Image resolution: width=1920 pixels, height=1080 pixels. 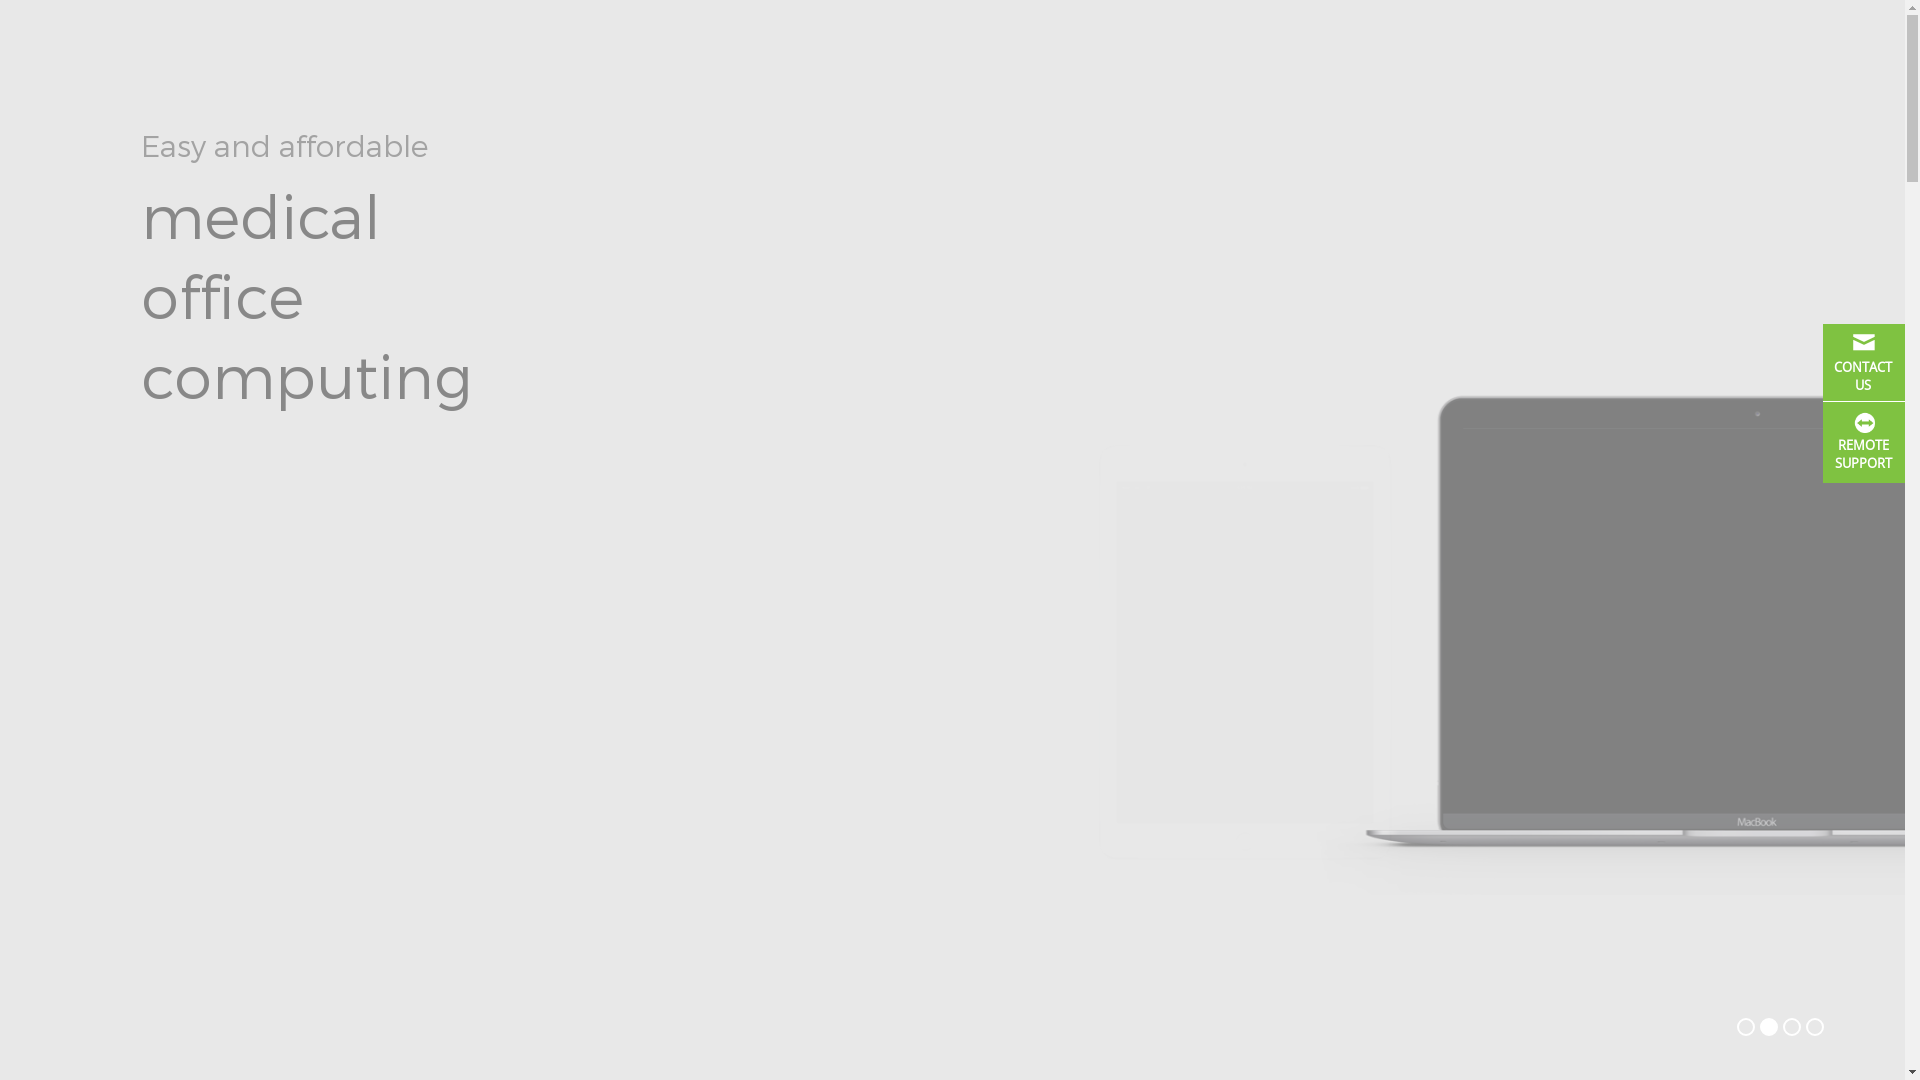 What do you see at coordinates (1862, 441) in the screenshot?
I see `'REMOTE SUPPORT'` at bounding box center [1862, 441].